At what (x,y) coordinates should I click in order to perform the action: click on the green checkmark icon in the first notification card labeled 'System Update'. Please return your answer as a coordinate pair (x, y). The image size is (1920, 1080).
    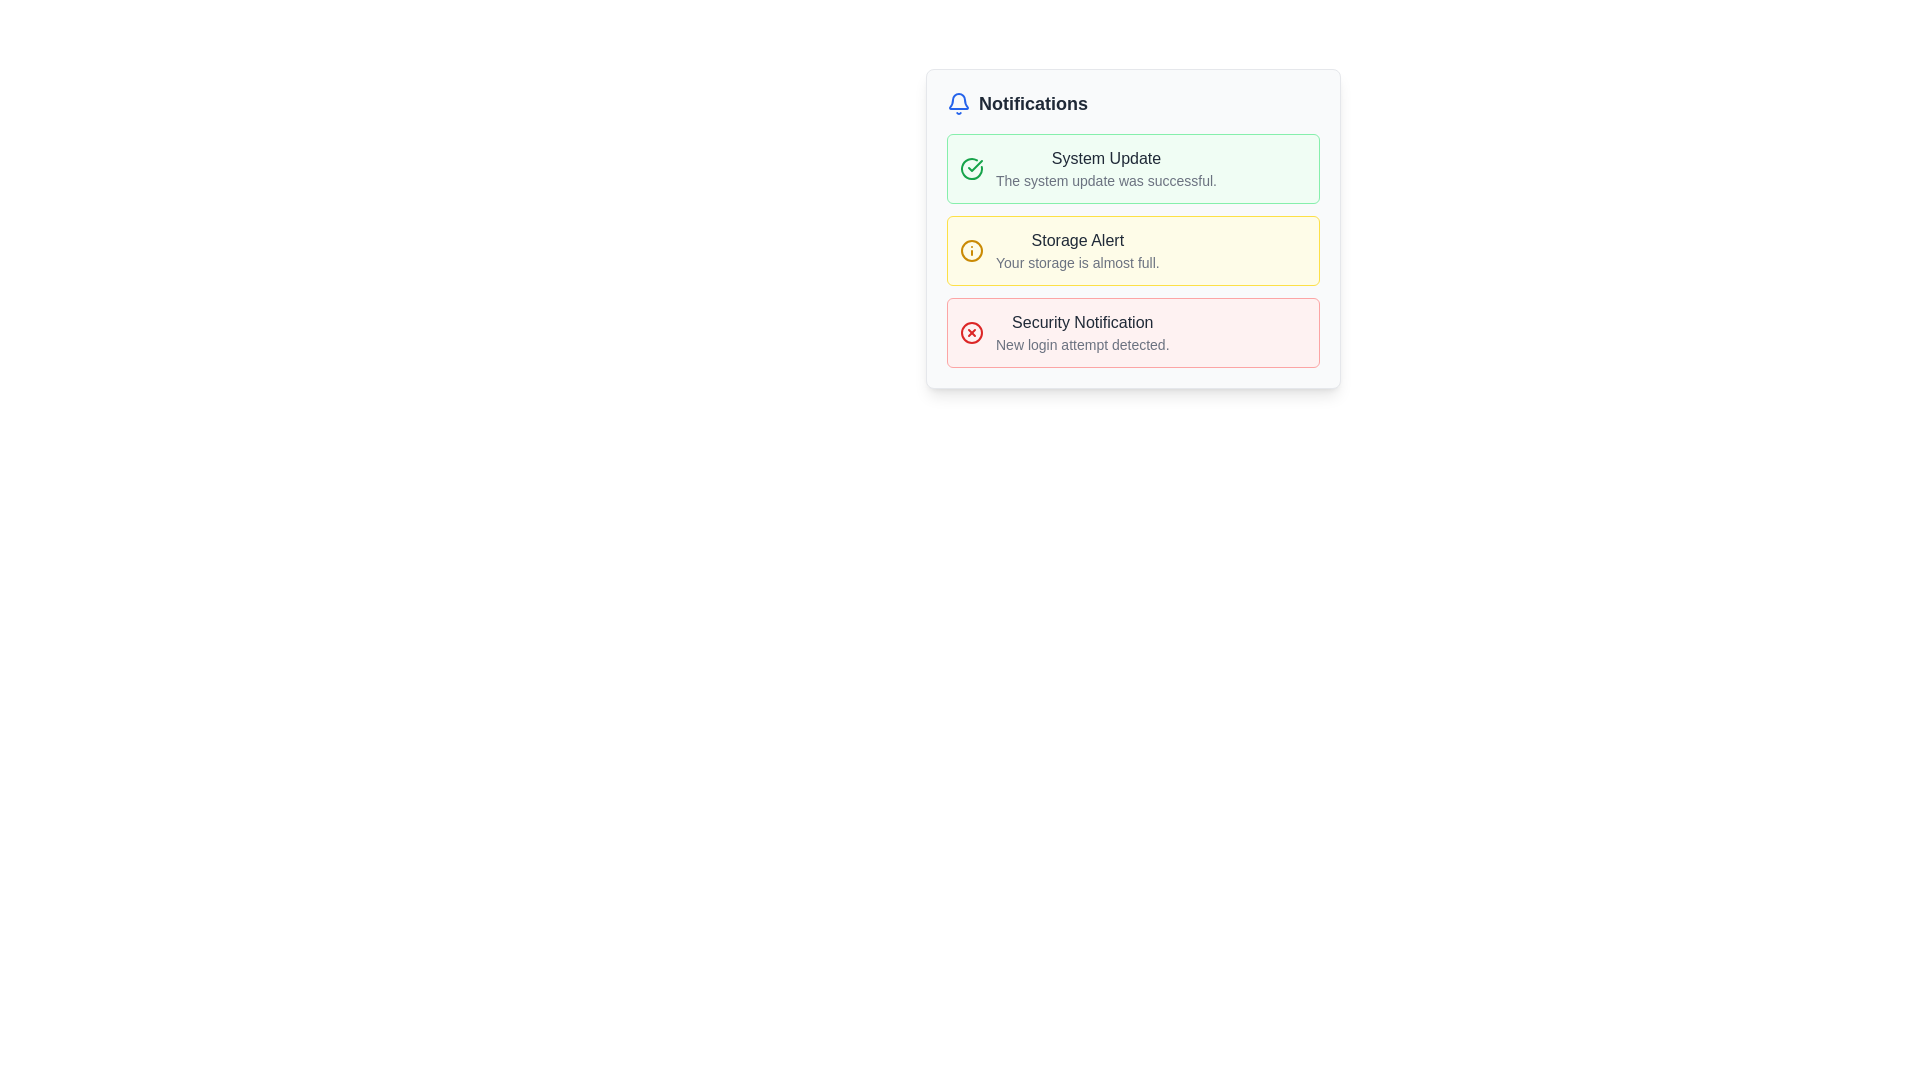
    Looking at the image, I should click on (971, 168).